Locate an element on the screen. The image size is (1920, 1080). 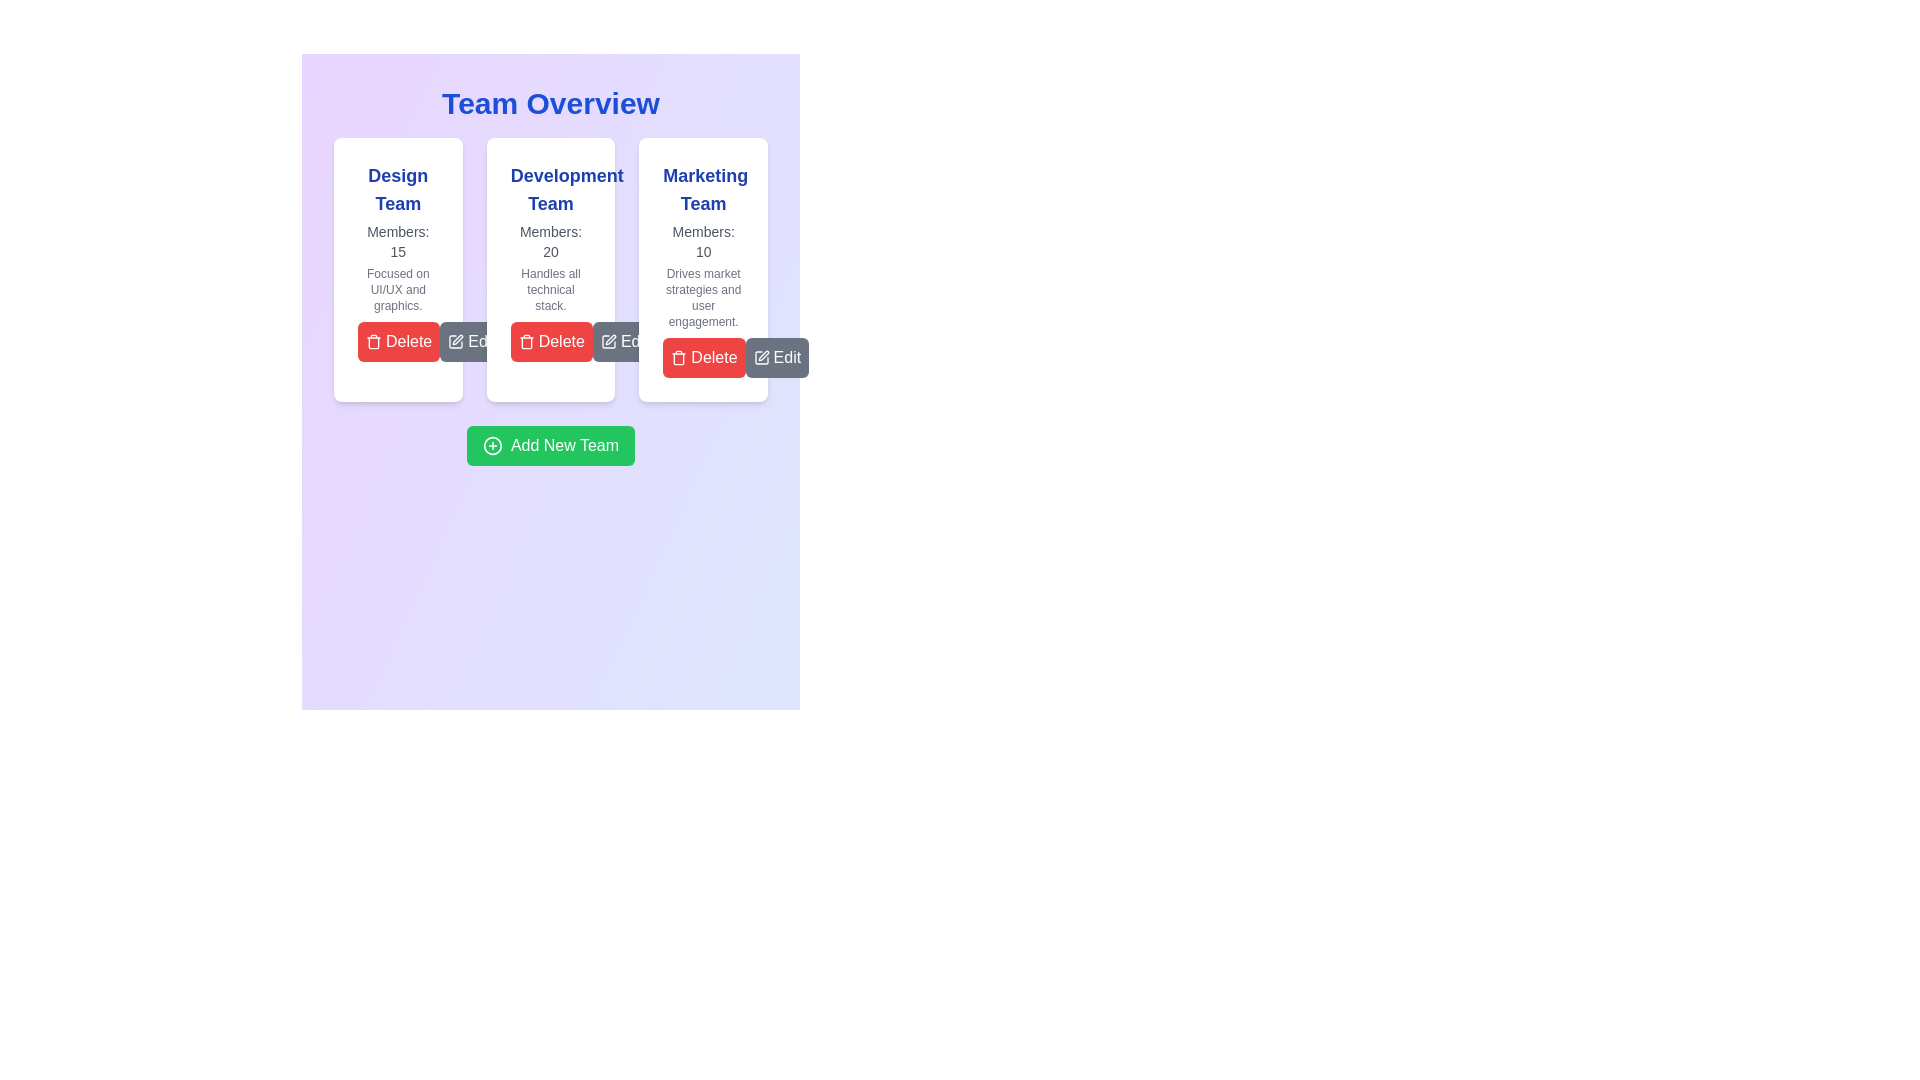
the static text label that provides a description of the responsibilities of the 'Marketing Team', located within the third card from the left, below the 'Members: 10' text is located at coordinates (703, 297).